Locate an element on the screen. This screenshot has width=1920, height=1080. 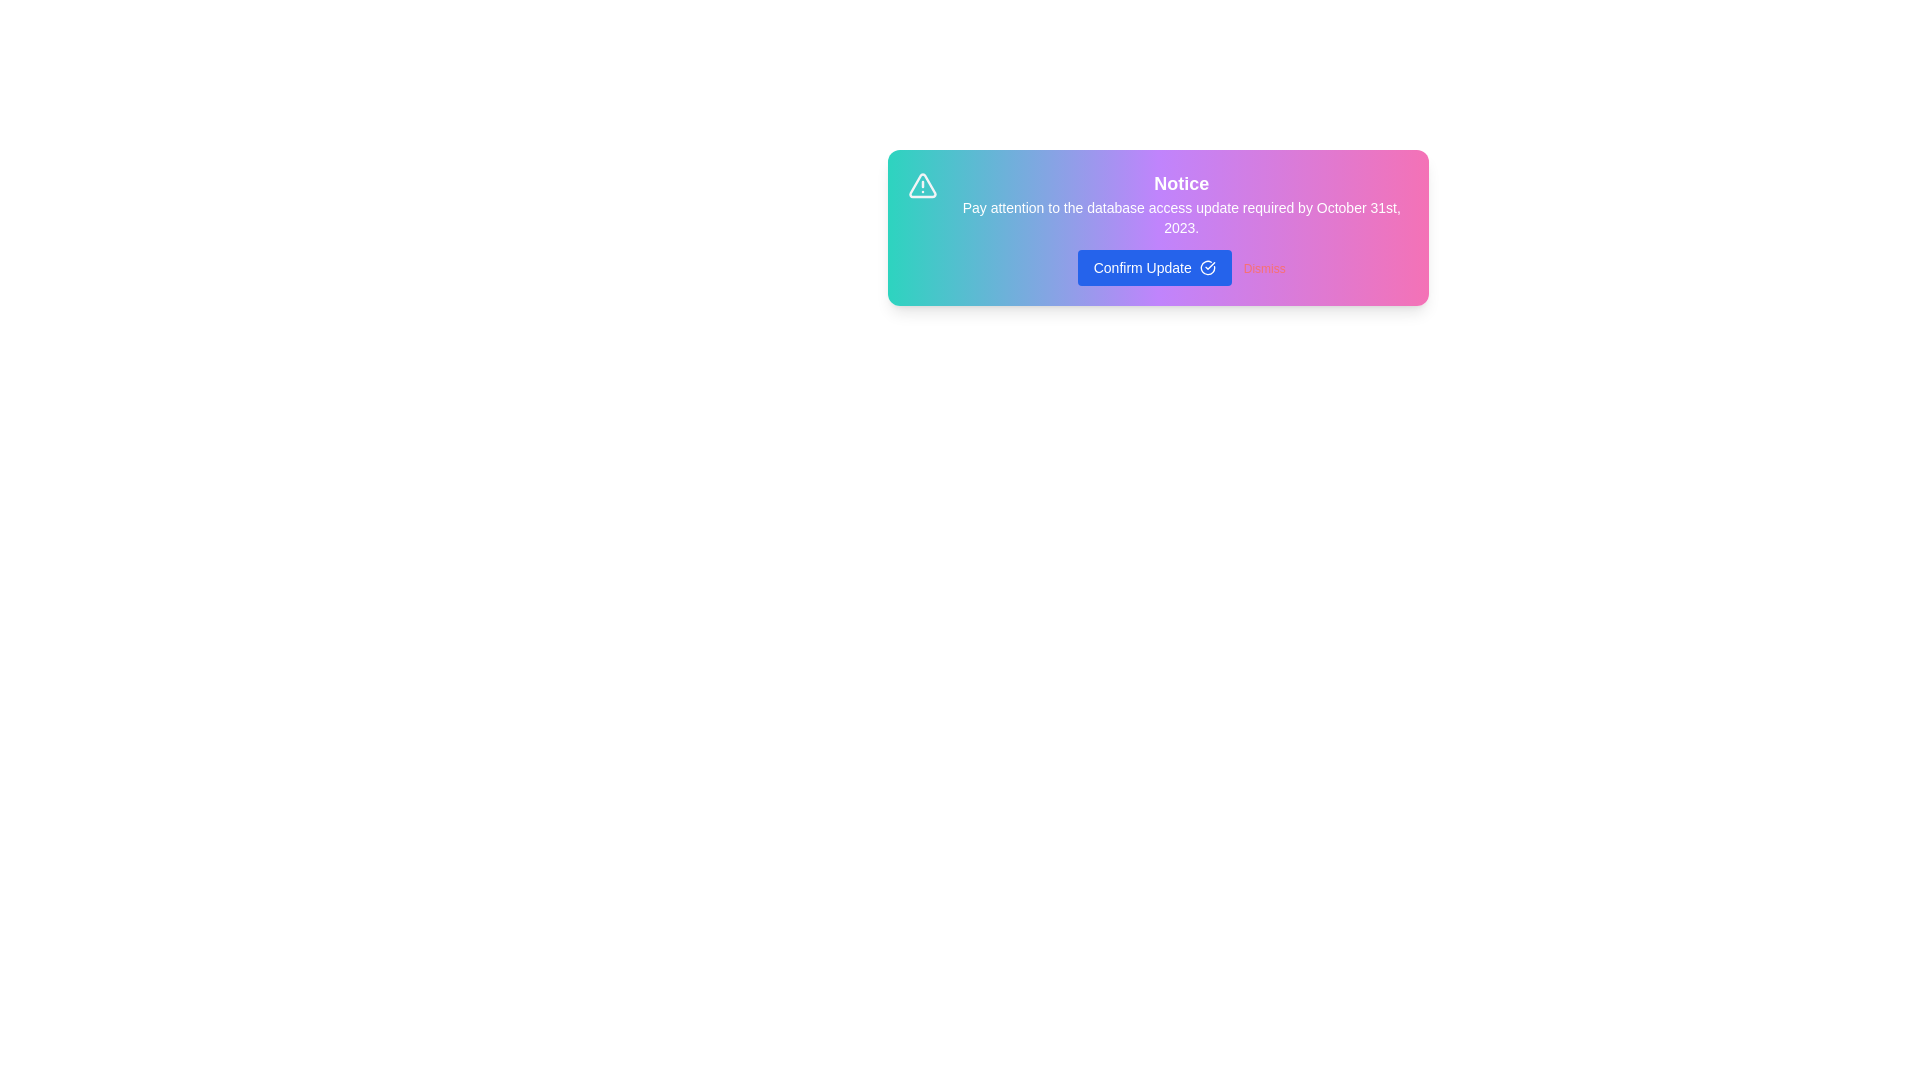
the word 'the' in the alert message is located at coordinates (989, 200).